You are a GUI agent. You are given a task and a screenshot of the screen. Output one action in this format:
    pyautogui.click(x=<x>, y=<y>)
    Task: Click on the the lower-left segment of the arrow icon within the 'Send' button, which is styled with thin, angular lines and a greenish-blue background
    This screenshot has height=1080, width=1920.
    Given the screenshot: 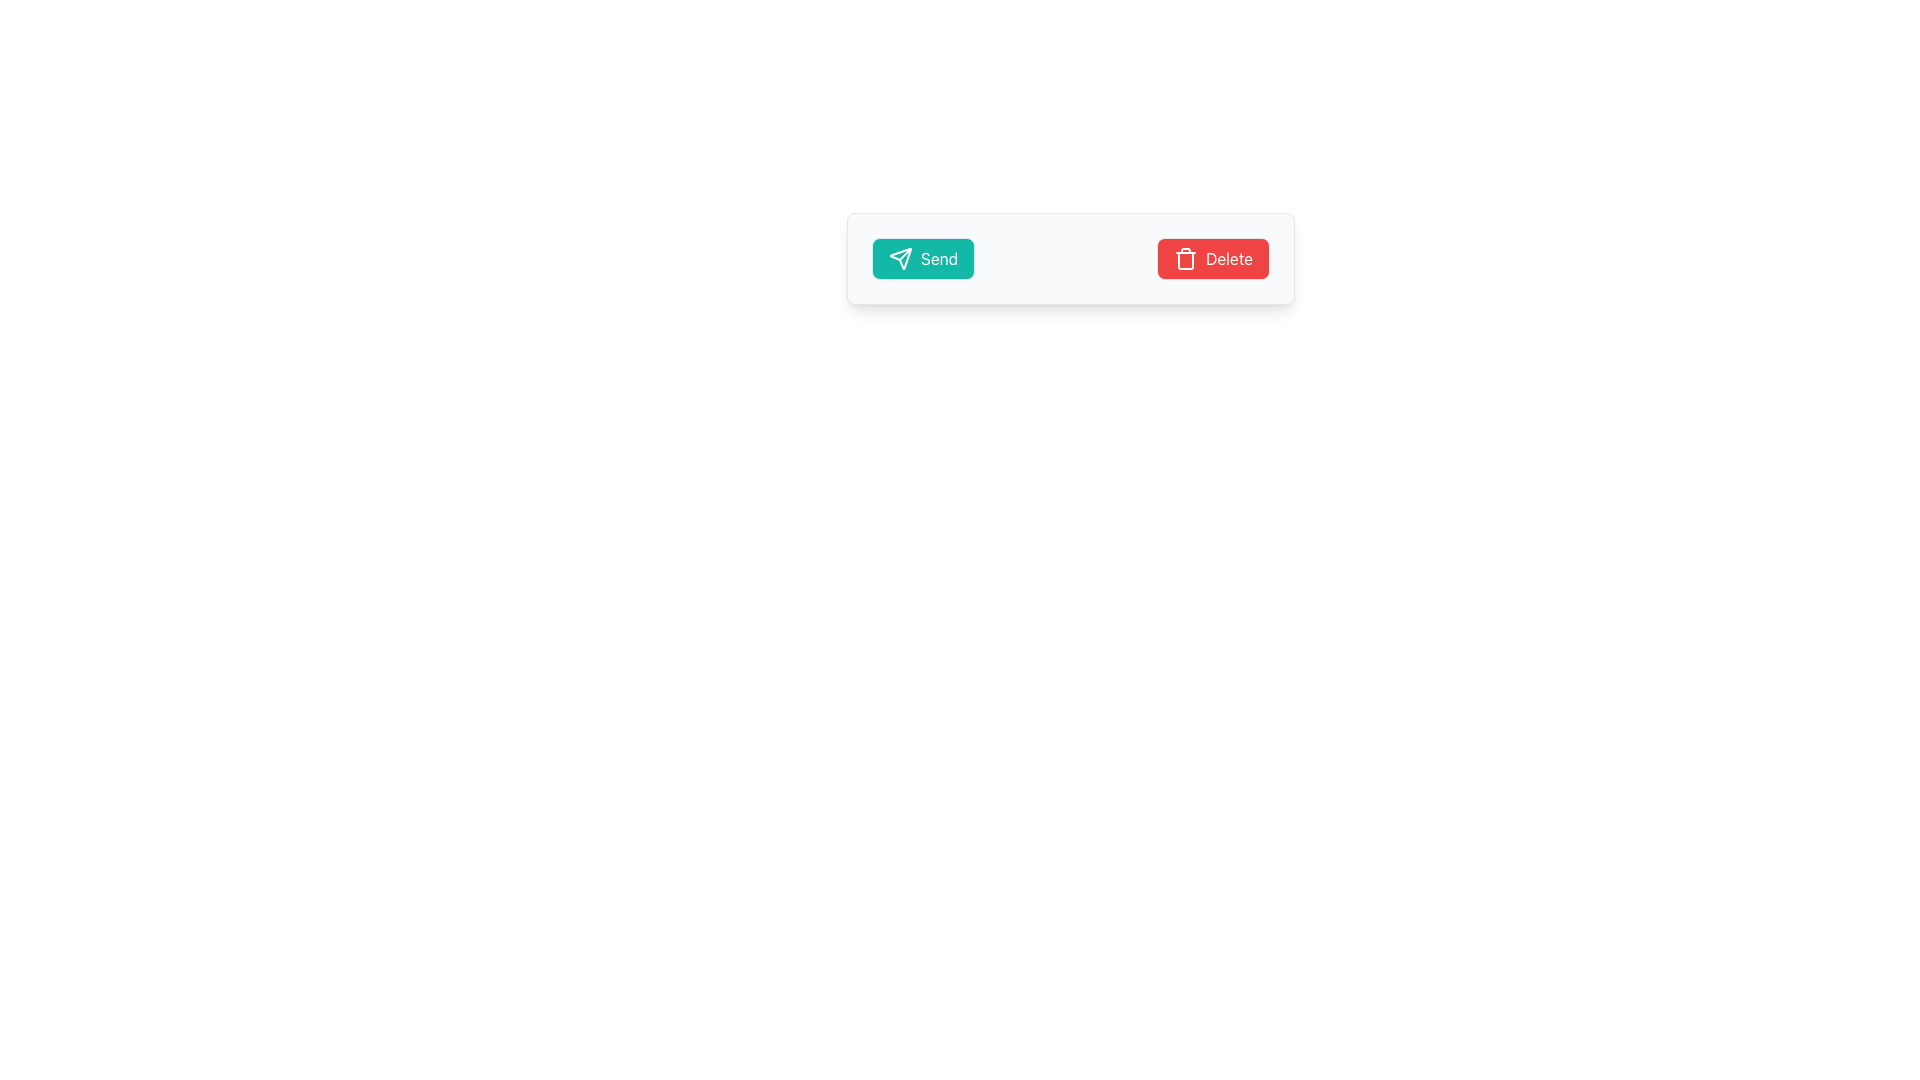 What is the action you would take?
    pyautogui.click(x=900, y=257)
    